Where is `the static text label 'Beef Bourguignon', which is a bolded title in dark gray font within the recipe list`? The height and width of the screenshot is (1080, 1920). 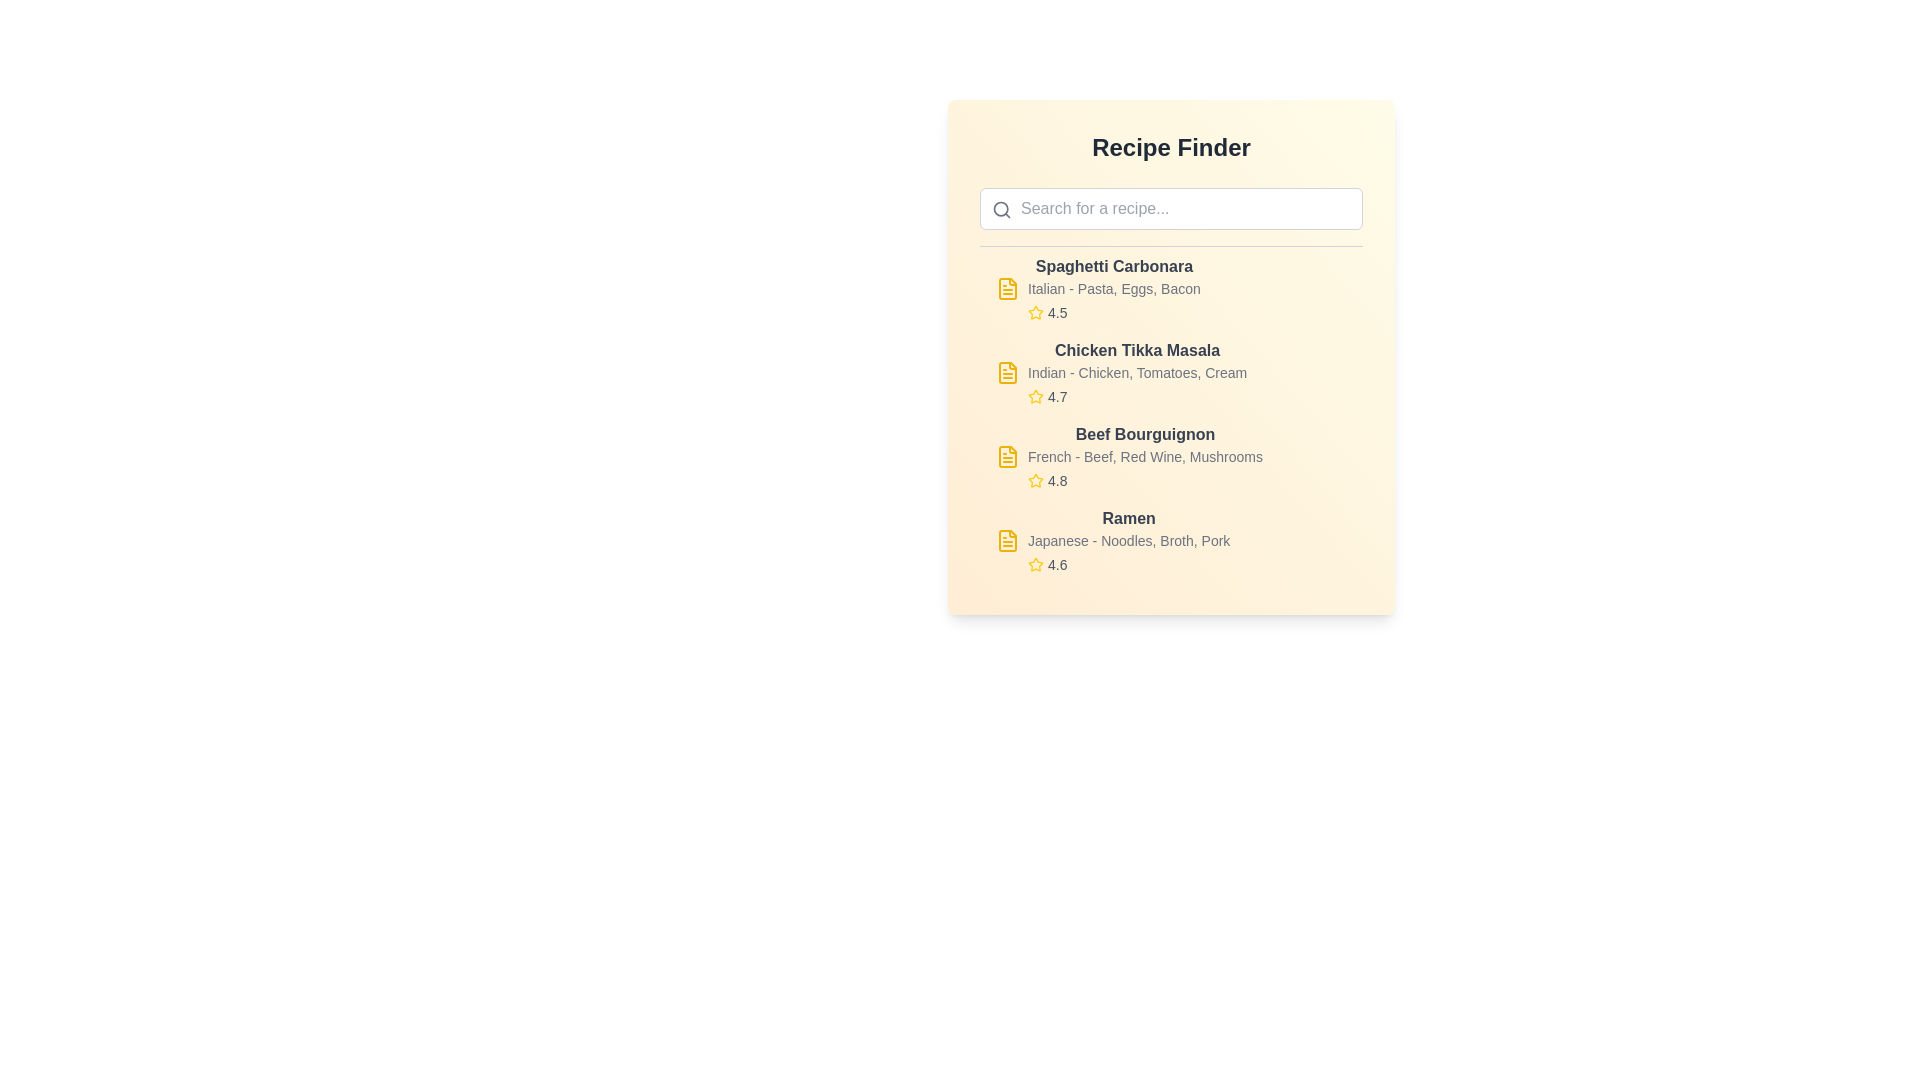
the static text label 'Beef Bourguignon', which is a bolded title in dark gray font within the recipe list is located at coordinates (1145, 434).